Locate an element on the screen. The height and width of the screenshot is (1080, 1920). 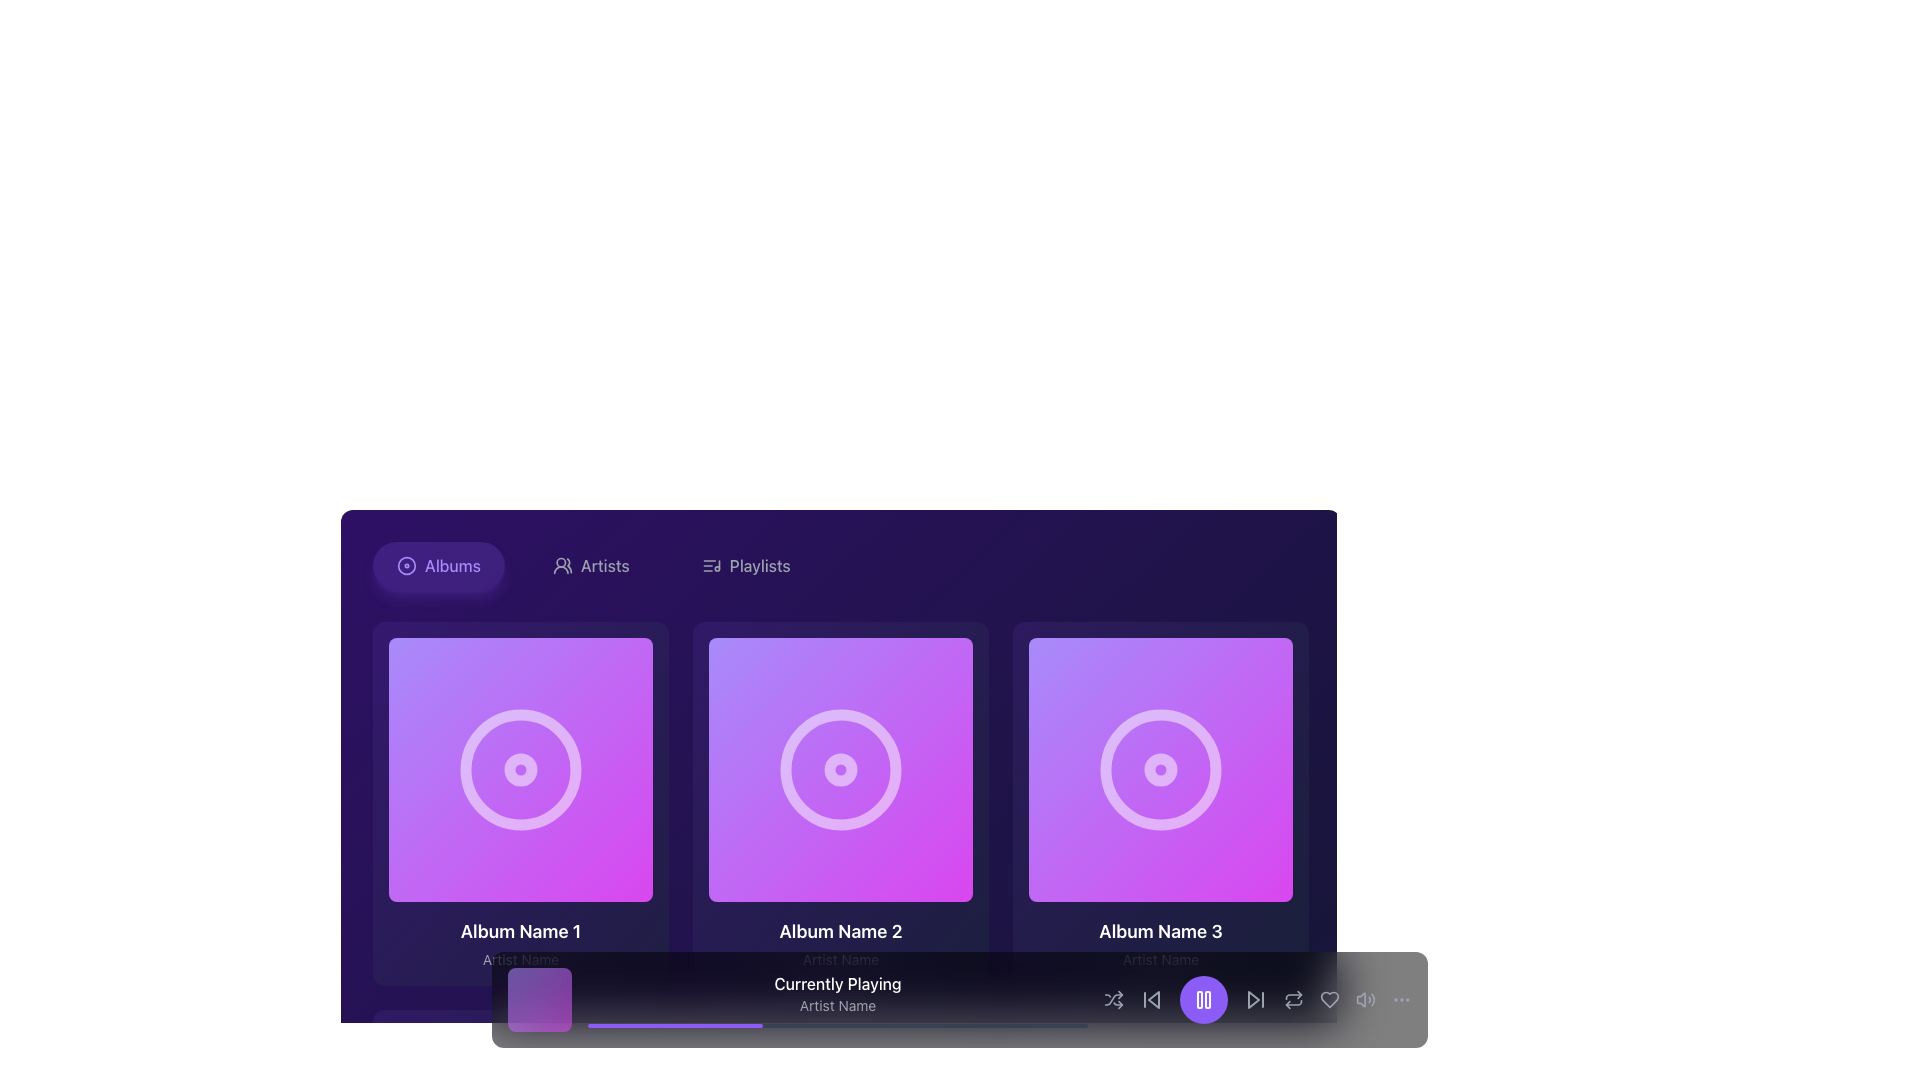
the slider is located at coordinates (838, 1026).